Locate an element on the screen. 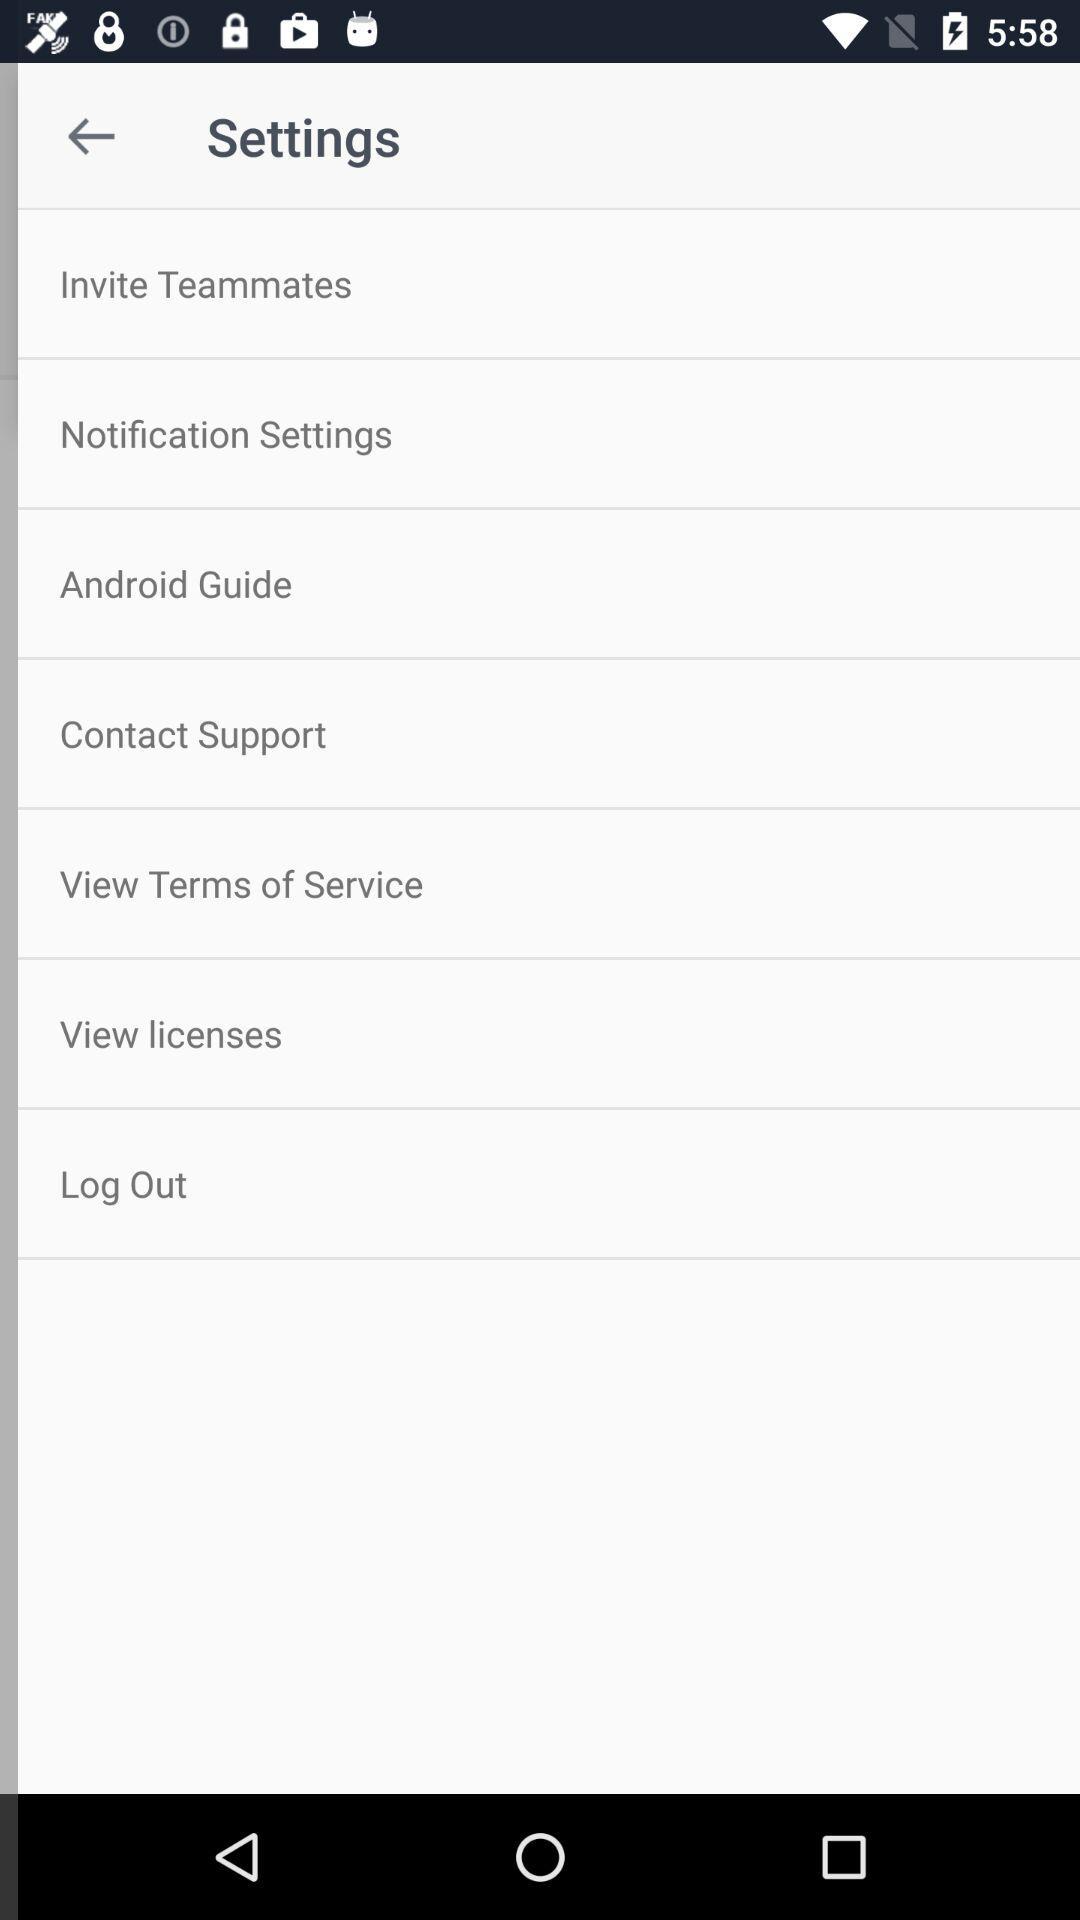  the icon below invite teammates item is located at coordinates (540, 432).